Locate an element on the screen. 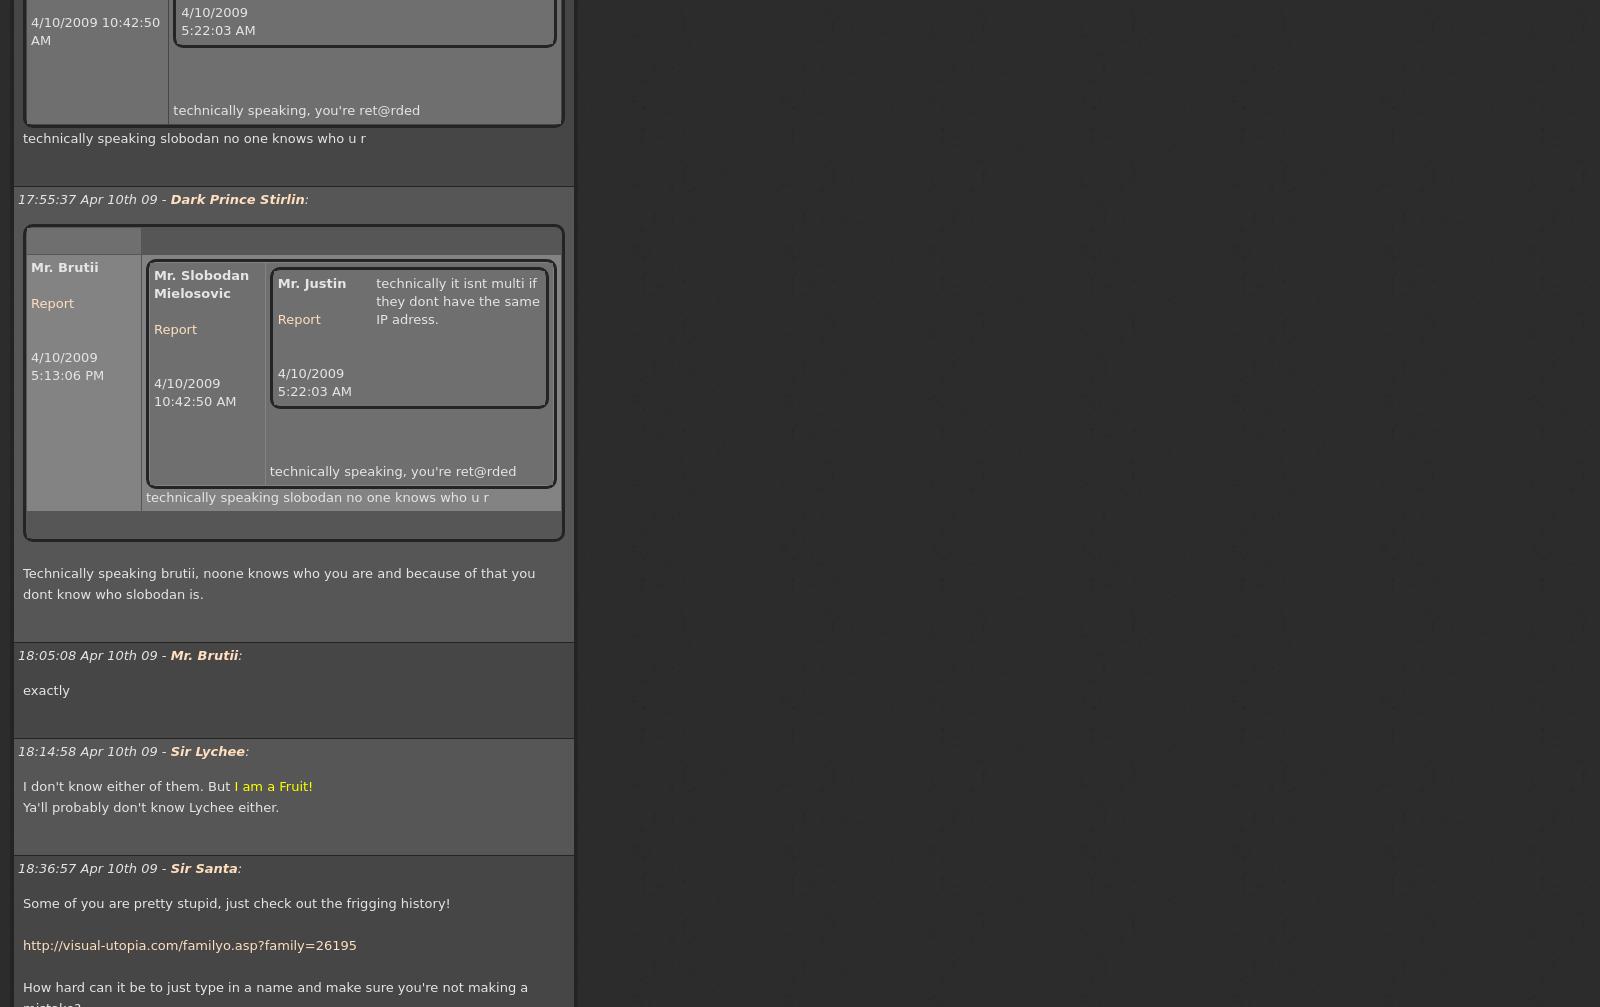 The height and width of the screenshot is (1007, 1600). 'Mr. Justin' is located at coordinates (311, 283).